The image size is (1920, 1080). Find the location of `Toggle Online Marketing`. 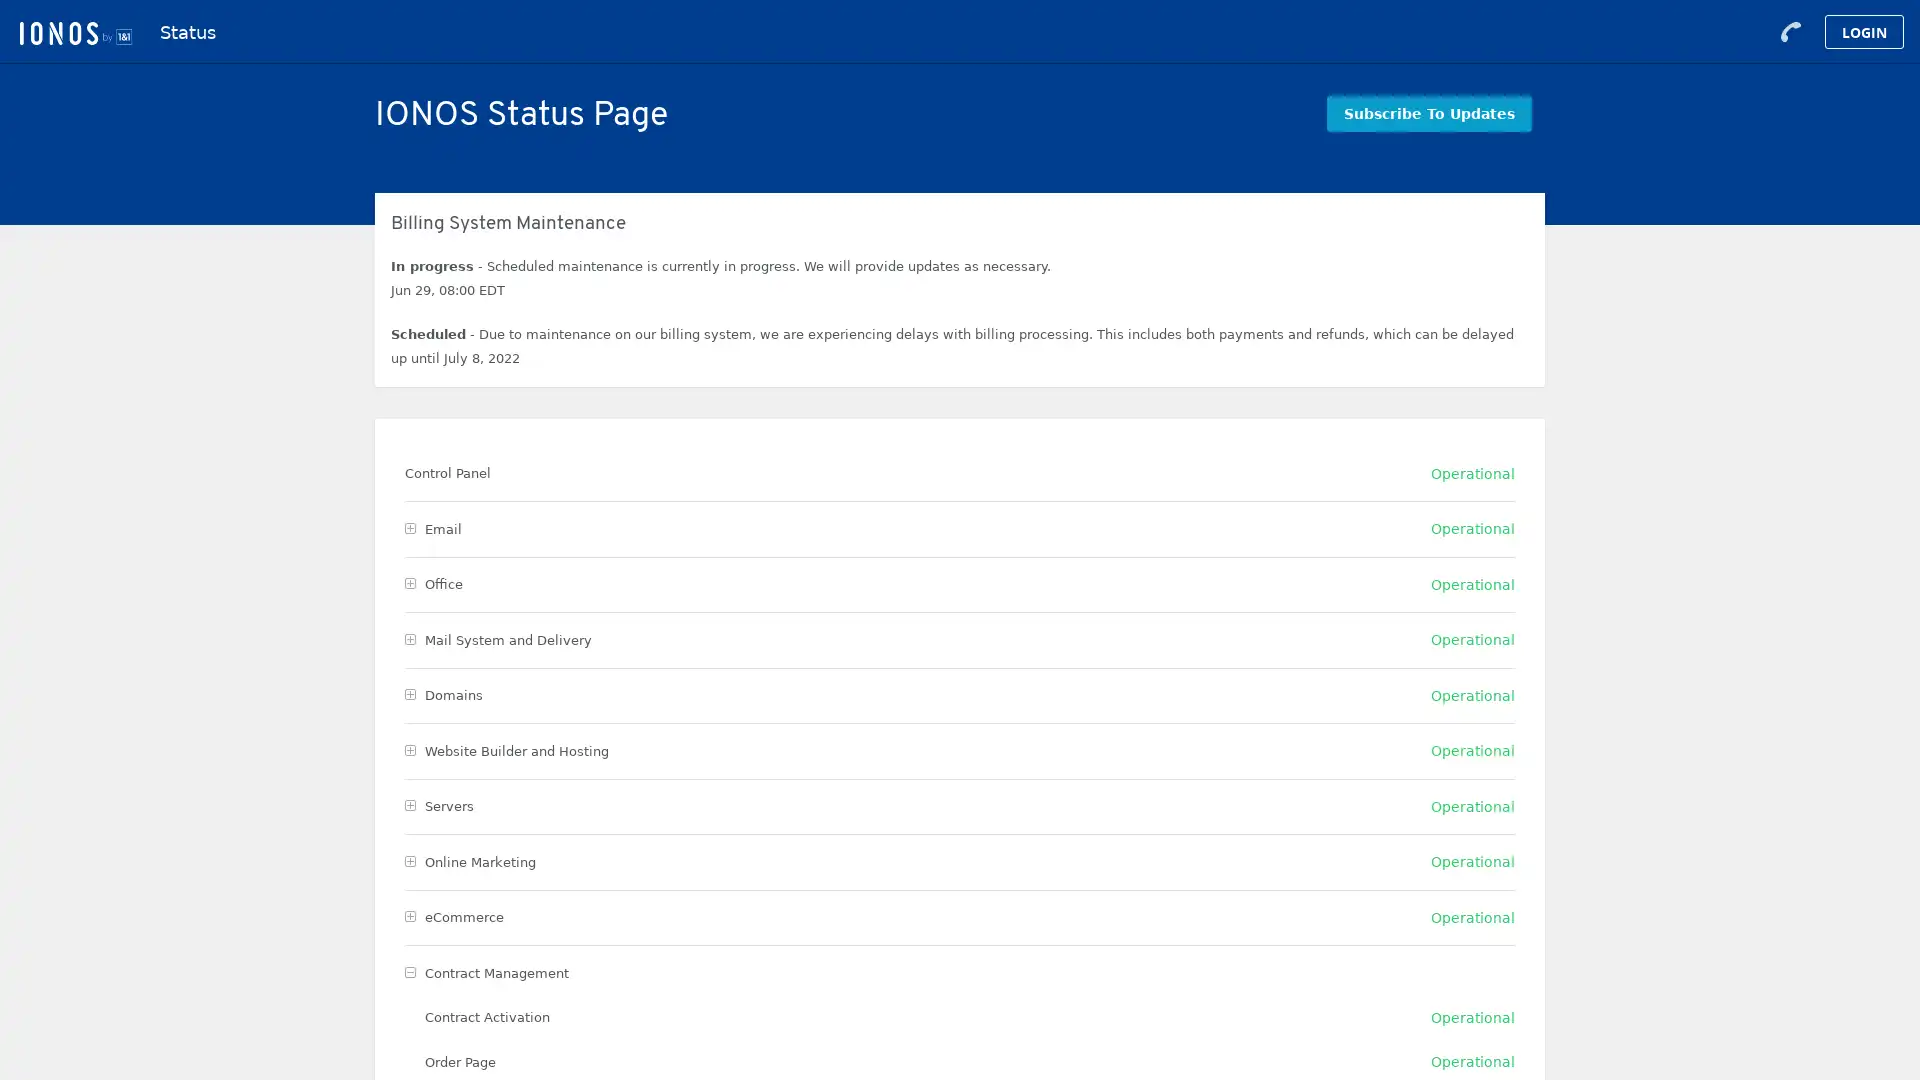

Toggle Online Marketing is located at coordinates (409, 860).